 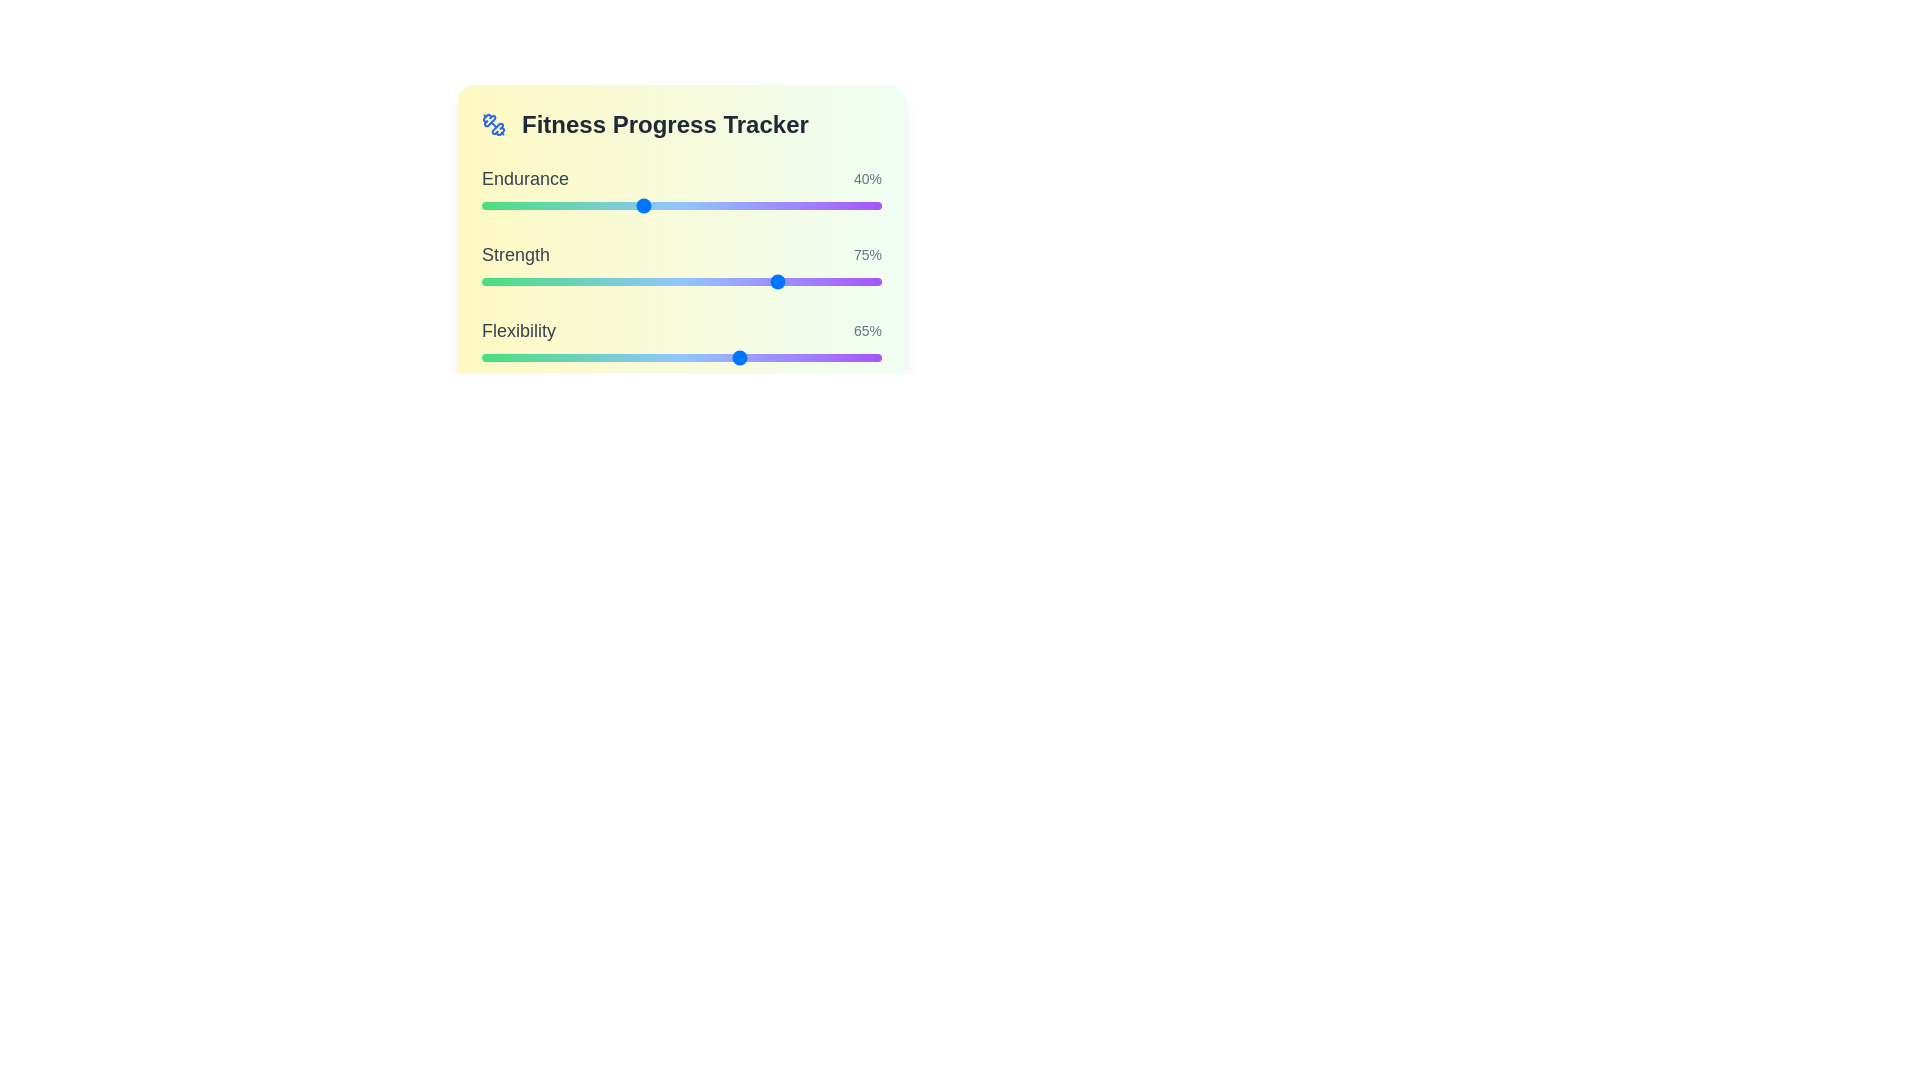 What do you see at coordinates (724, 281) in the screenshot?
I see `strength slider` at bounding box center [724, 281].